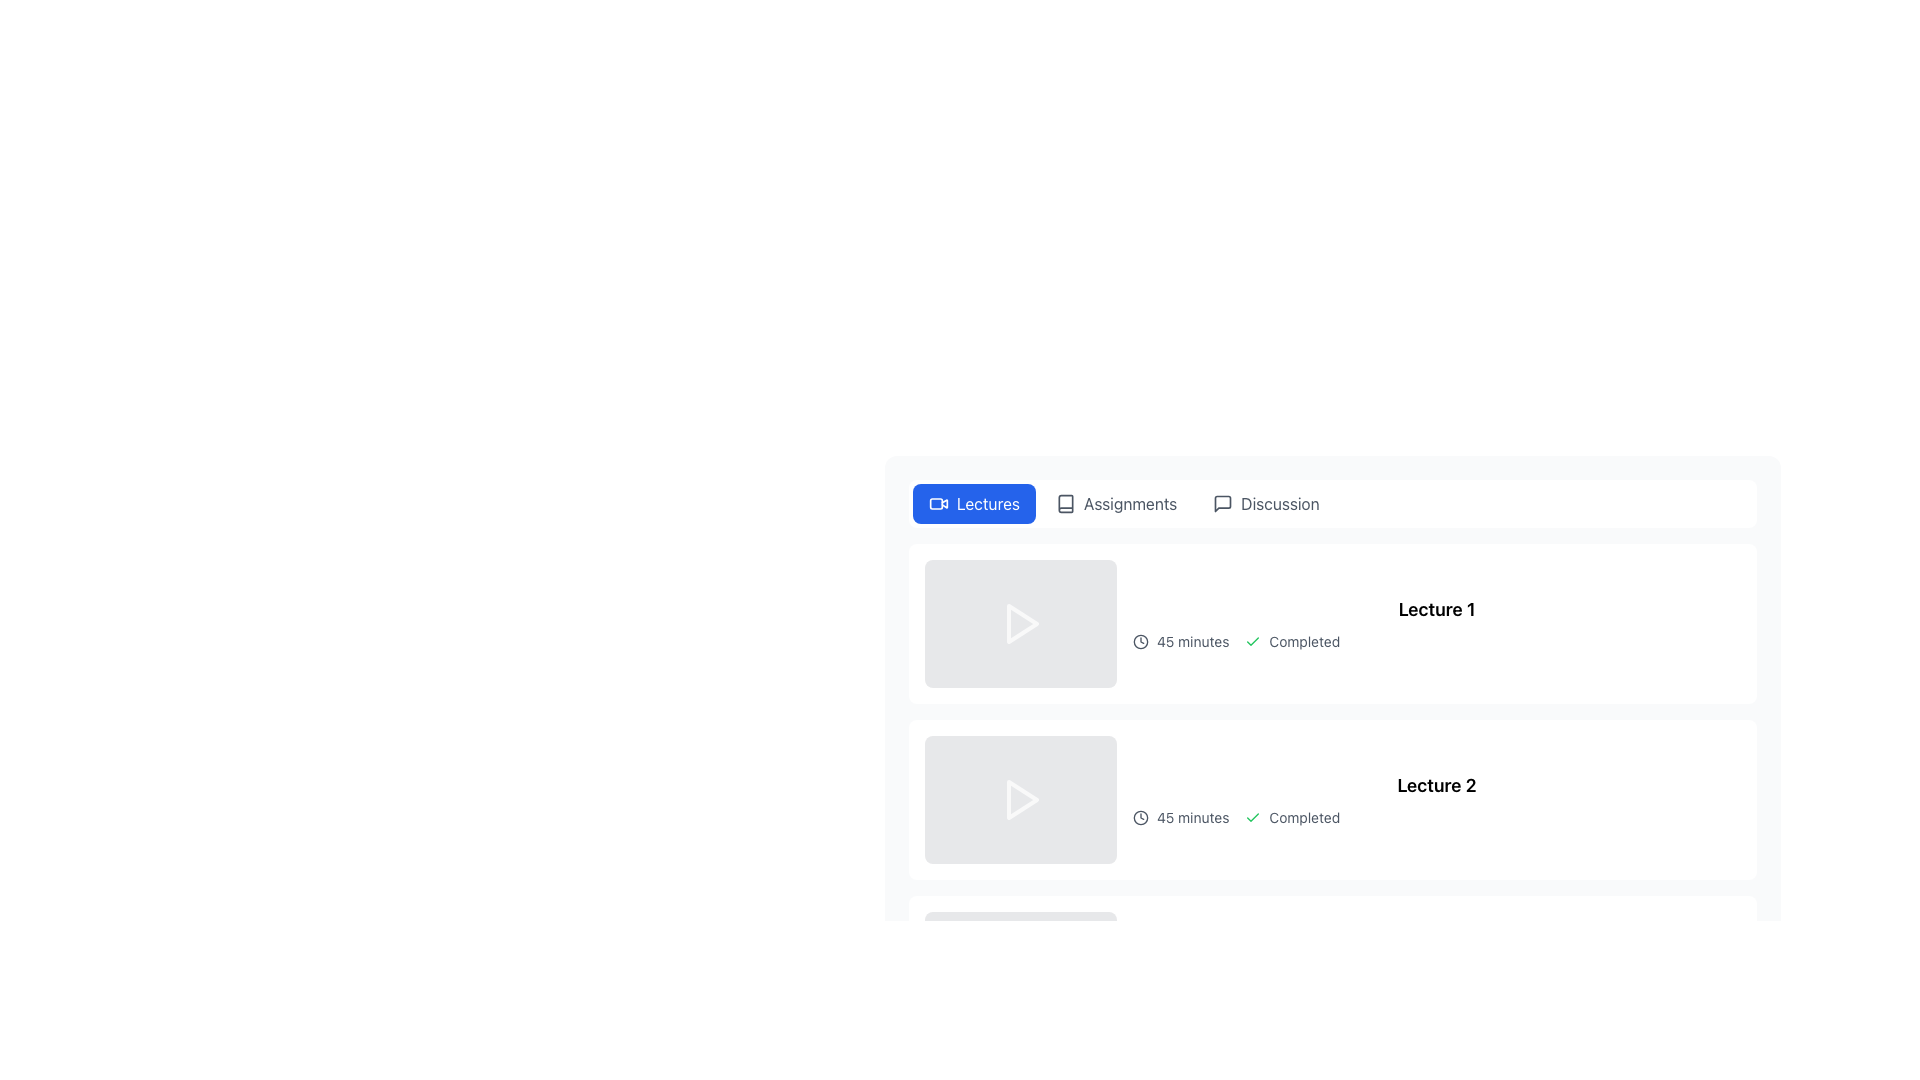 The width and height of the screenshot is (1920, 1080). Describe the element at coordinates (935, 503) in the screenshot. I see `the main body of the video icon representing the 'Lectures' section, which is a rectangular section positioned next to the 'Lectures' label in a blue tab` at that location.